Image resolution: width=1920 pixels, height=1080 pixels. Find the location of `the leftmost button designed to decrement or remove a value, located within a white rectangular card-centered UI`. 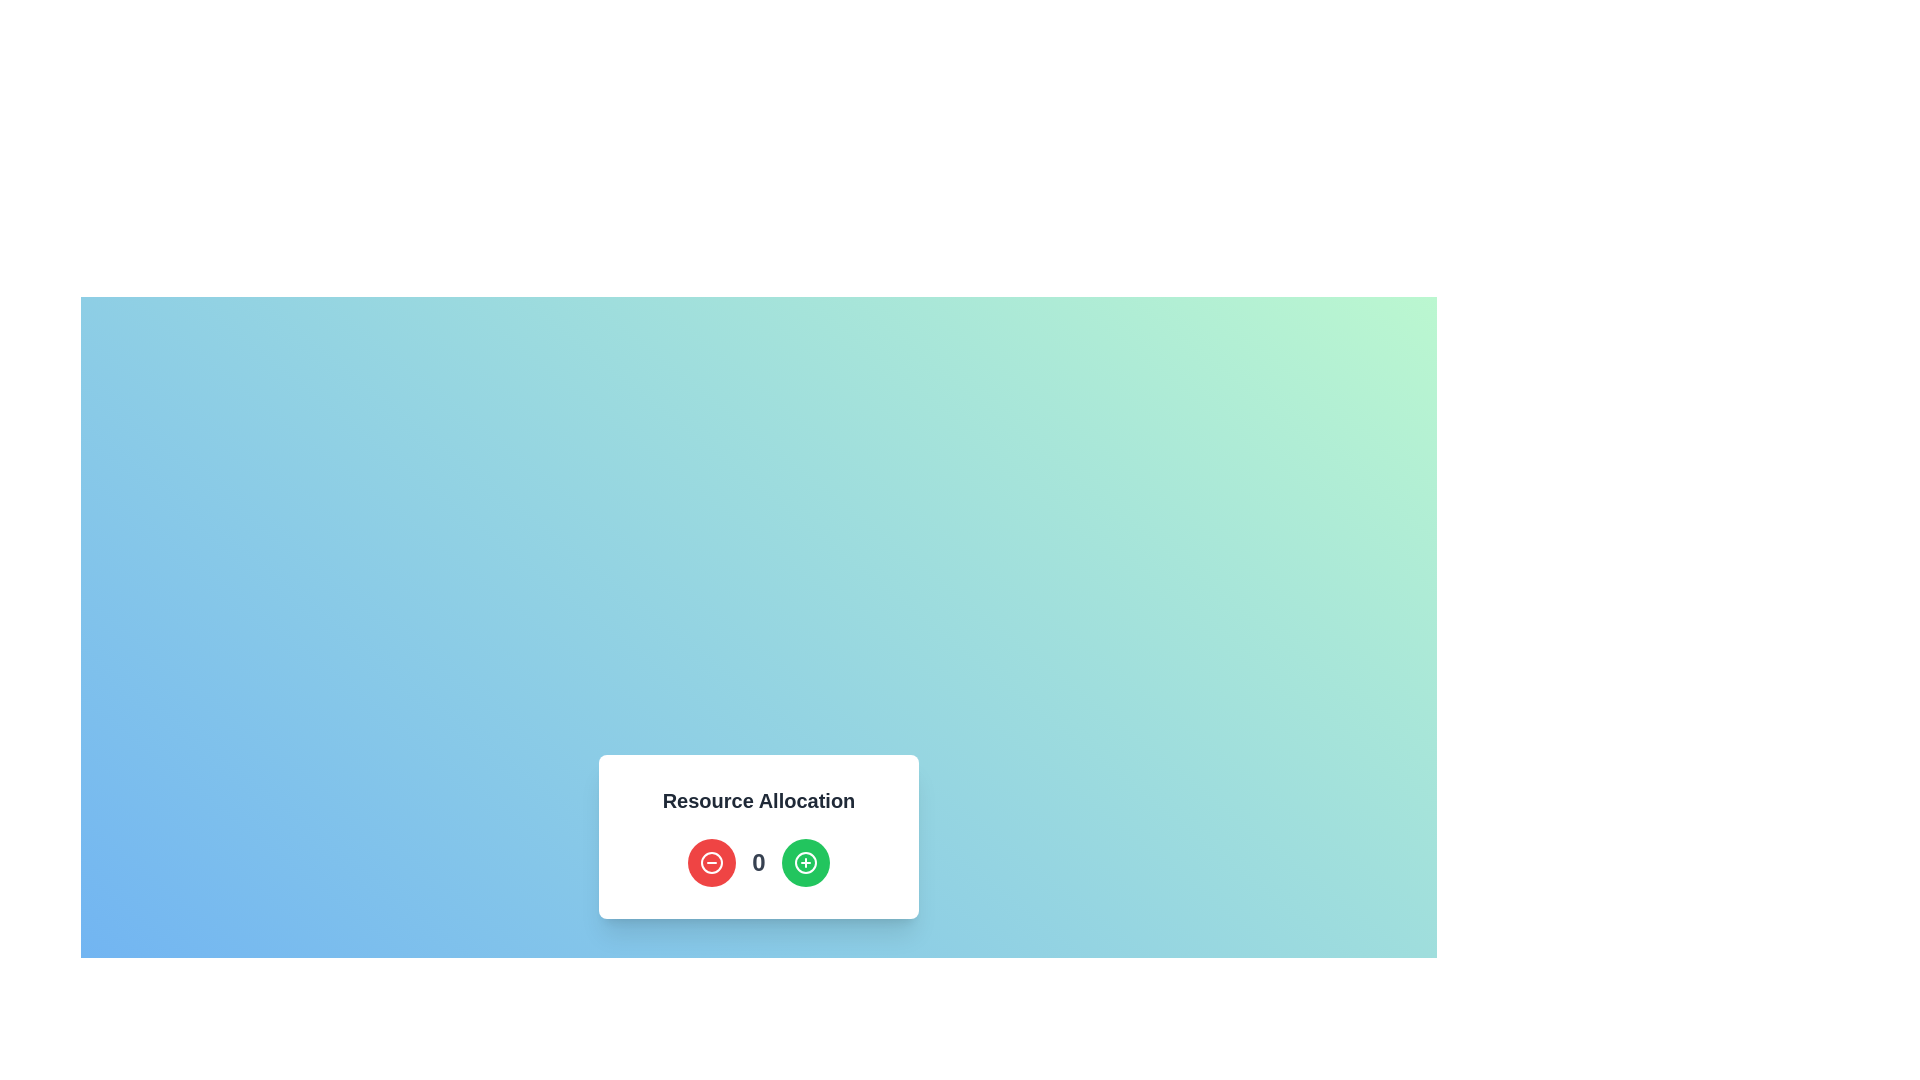

the leftmost button designed to decrement or remove a value, located within a white rectangular card-centered UI is located at coordinates (712, 862).